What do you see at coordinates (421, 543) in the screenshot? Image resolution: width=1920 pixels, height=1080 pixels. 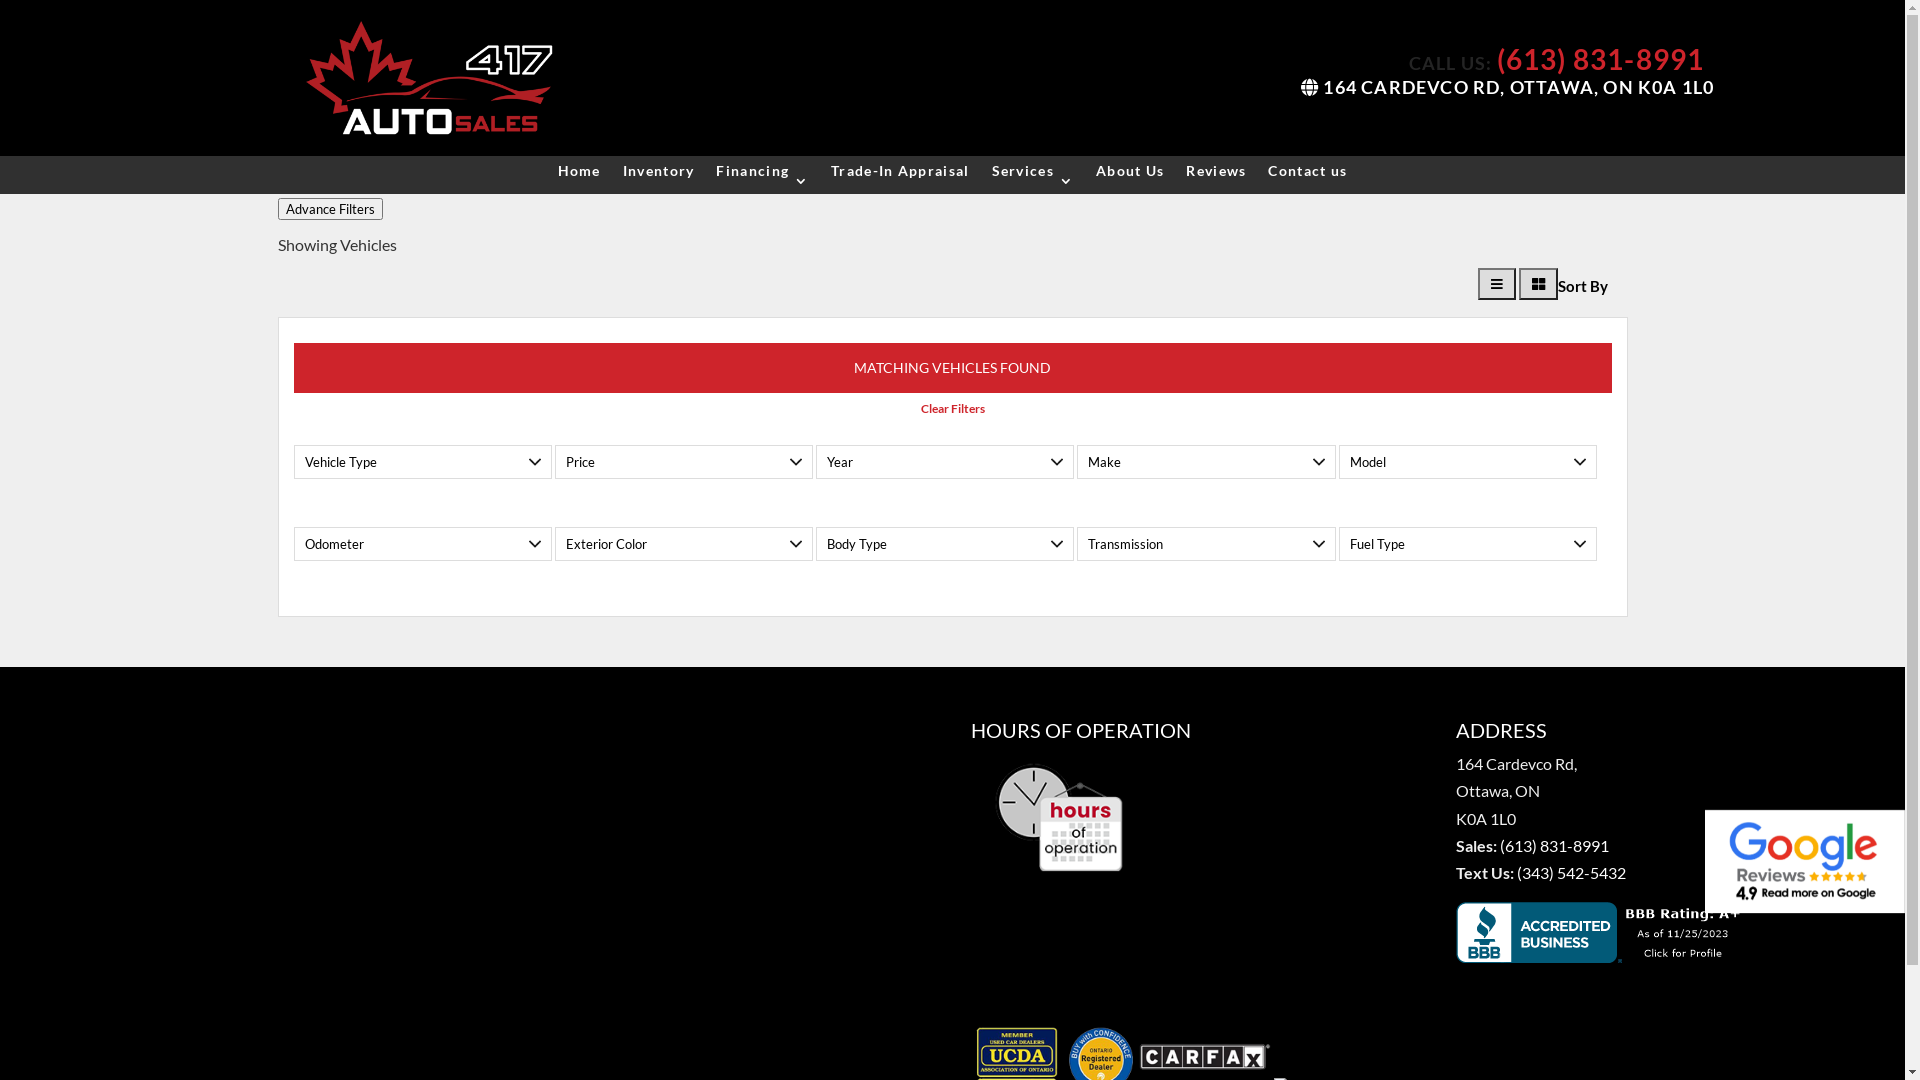 I see `'Odometer'` at bounding box center [421, 543].